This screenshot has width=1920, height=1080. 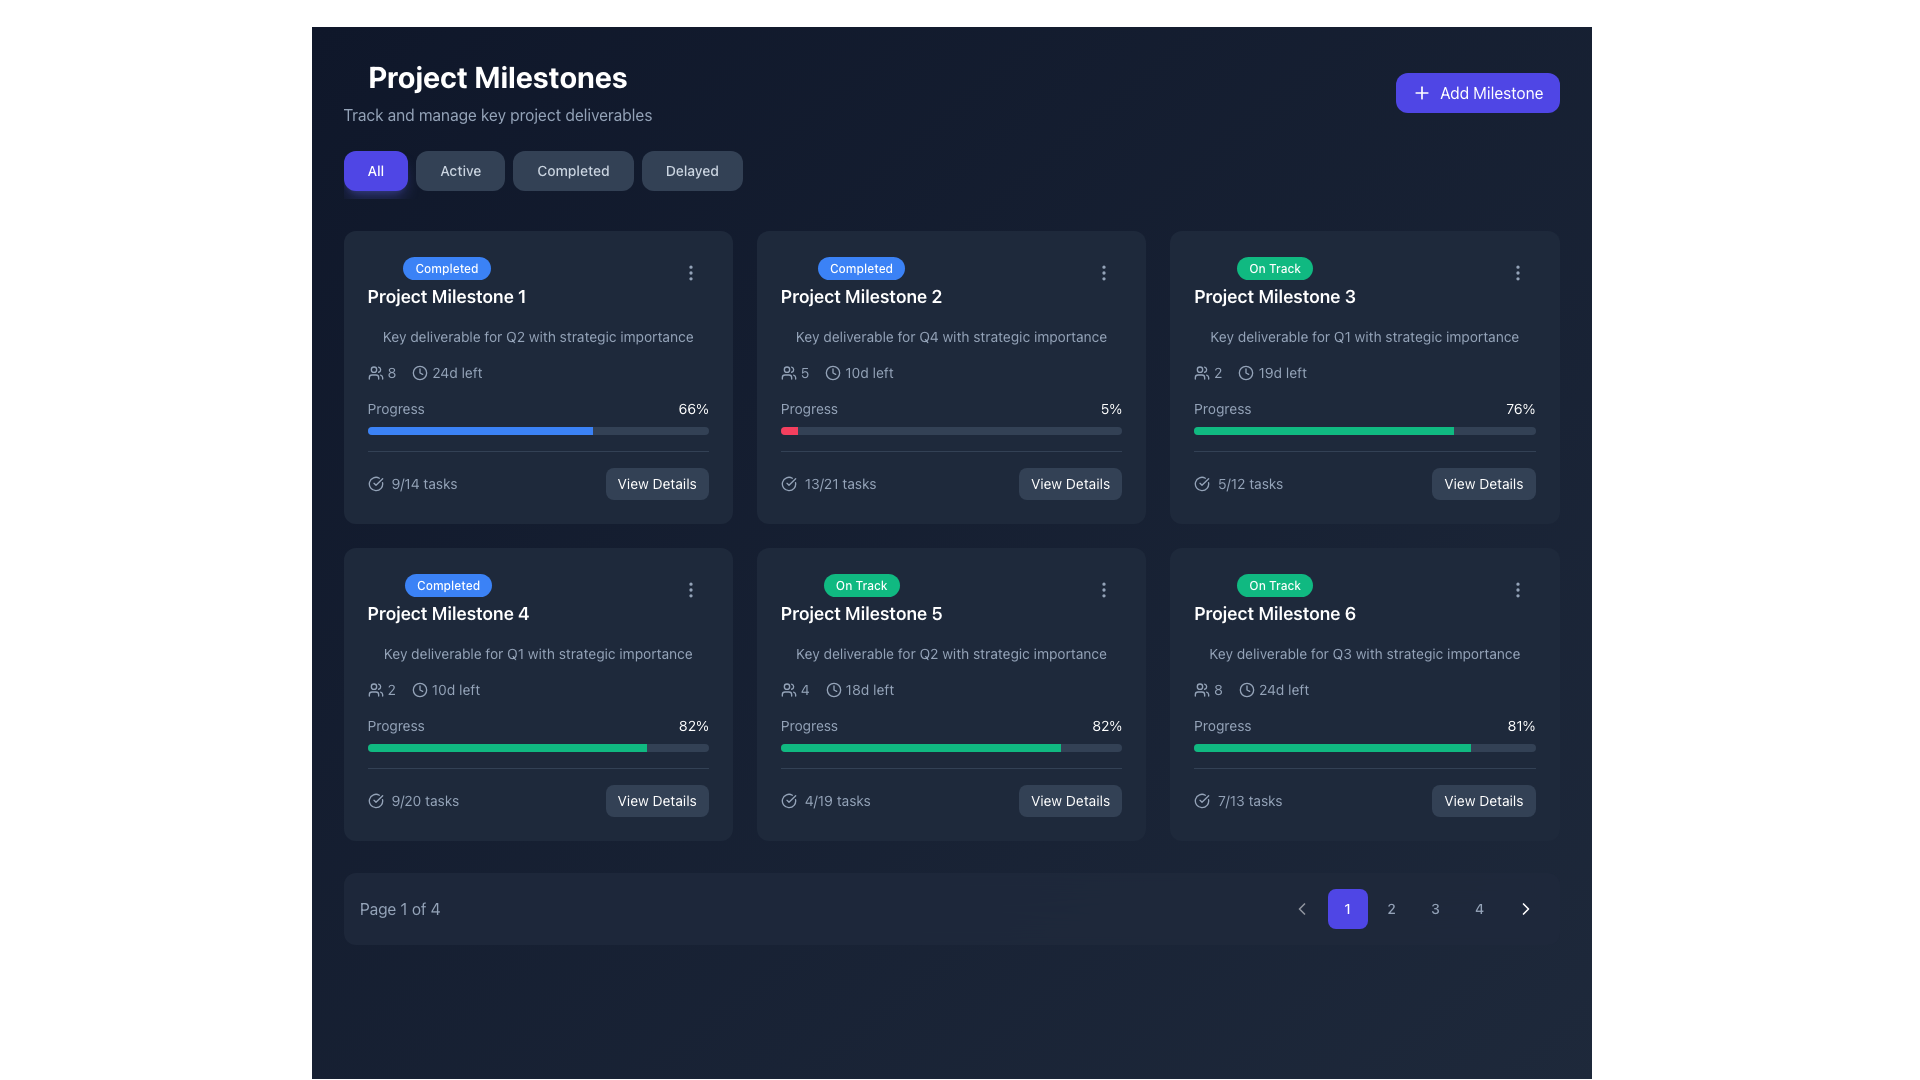 What do you see at coordinates (1434, 909) in the screenshot?
I see `the circular button labeled '3'` at bounding box center [1434, 909].